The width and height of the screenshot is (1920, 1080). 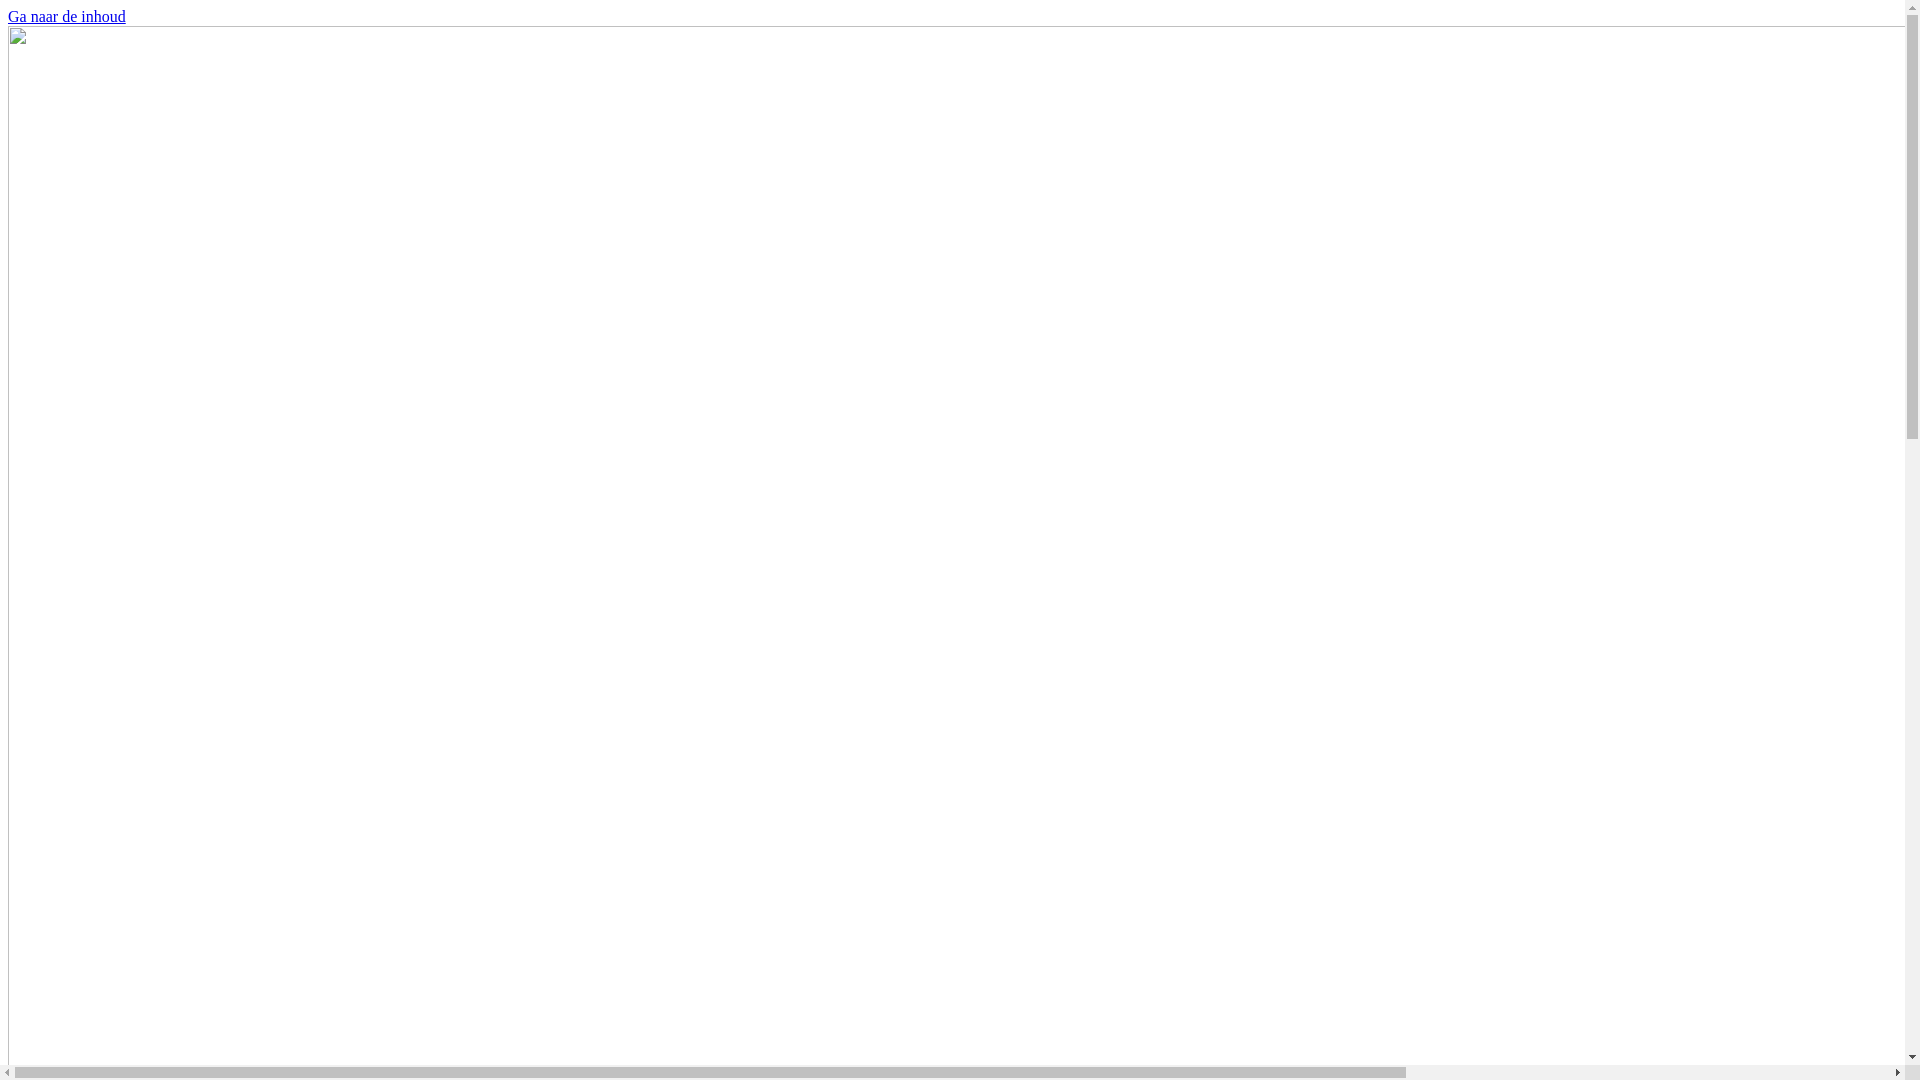 What do you see at coordinates (67, 16) in the screenshot?
I see `'Ga naar de inhoud'` at bounding box center [67, 16].